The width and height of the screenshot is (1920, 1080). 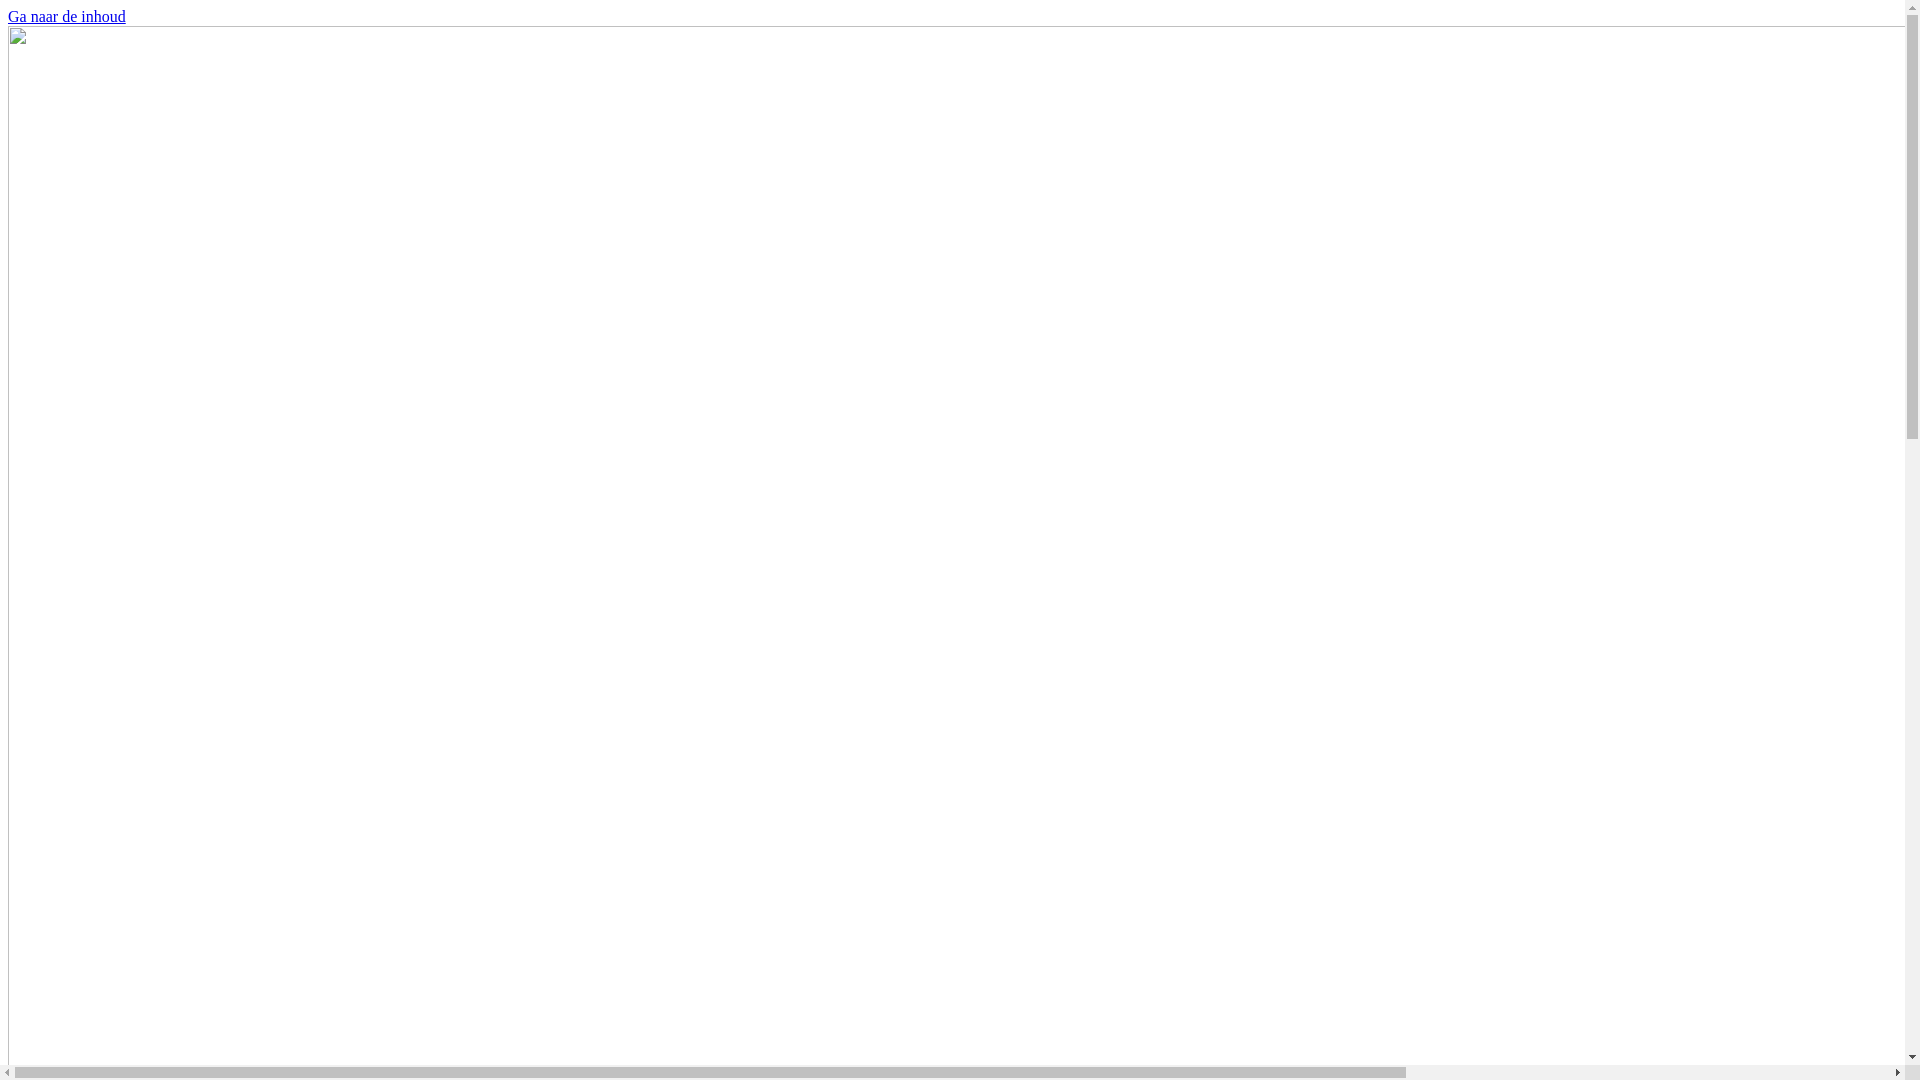 What do you see at coordinates (67, 16) in the screenshot?
I see `'Ga naar de inhoud'` at bounding box center [67, 16].